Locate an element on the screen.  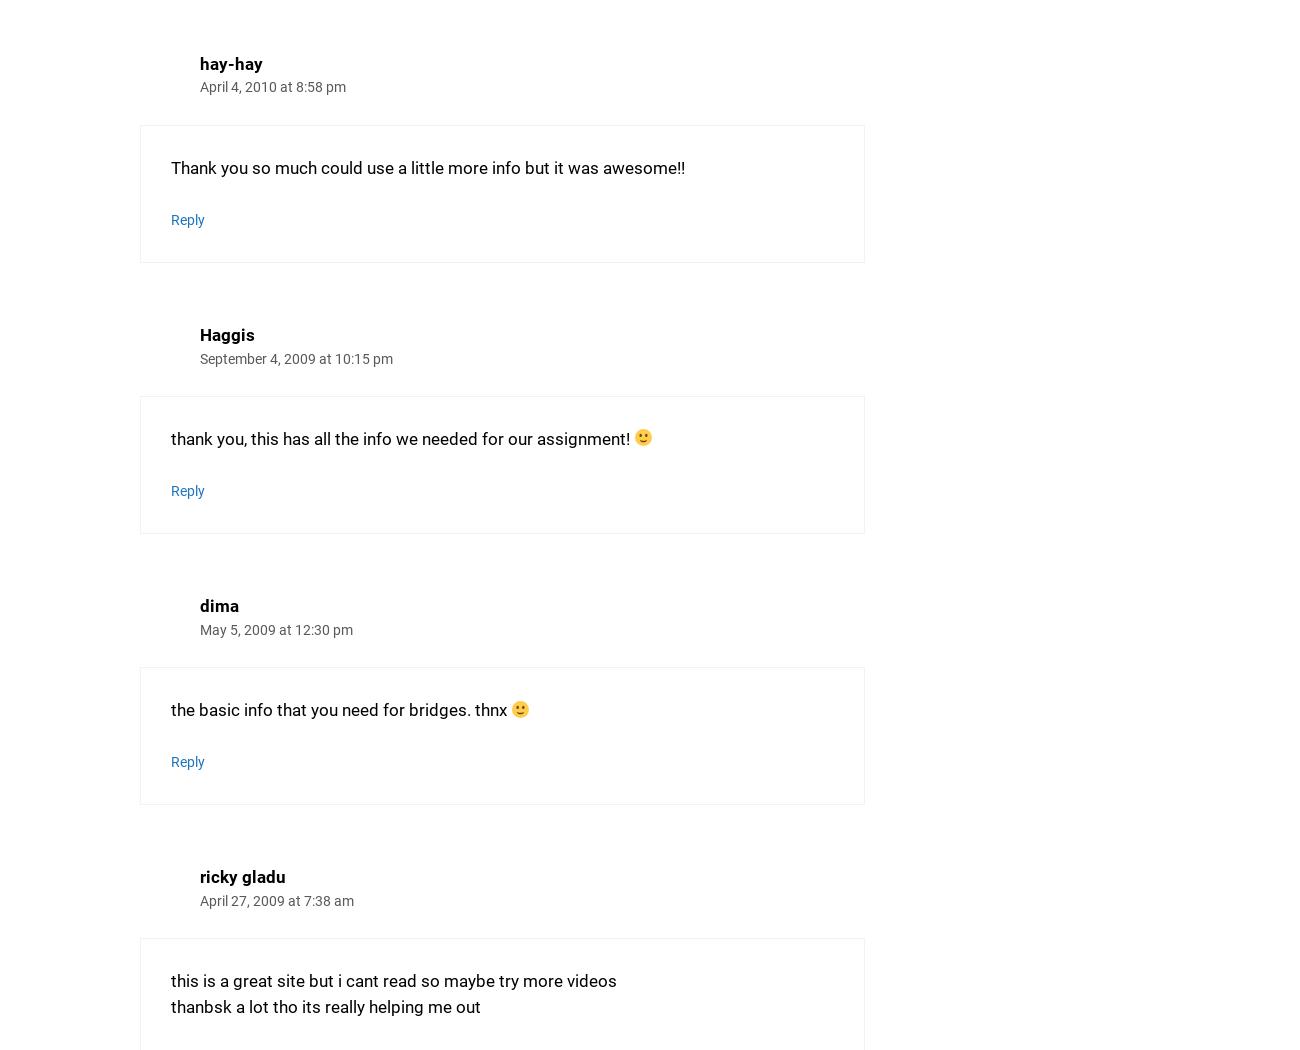
'May 5, 2009 at 12:30 pm' is located at coordinates (276, 629).